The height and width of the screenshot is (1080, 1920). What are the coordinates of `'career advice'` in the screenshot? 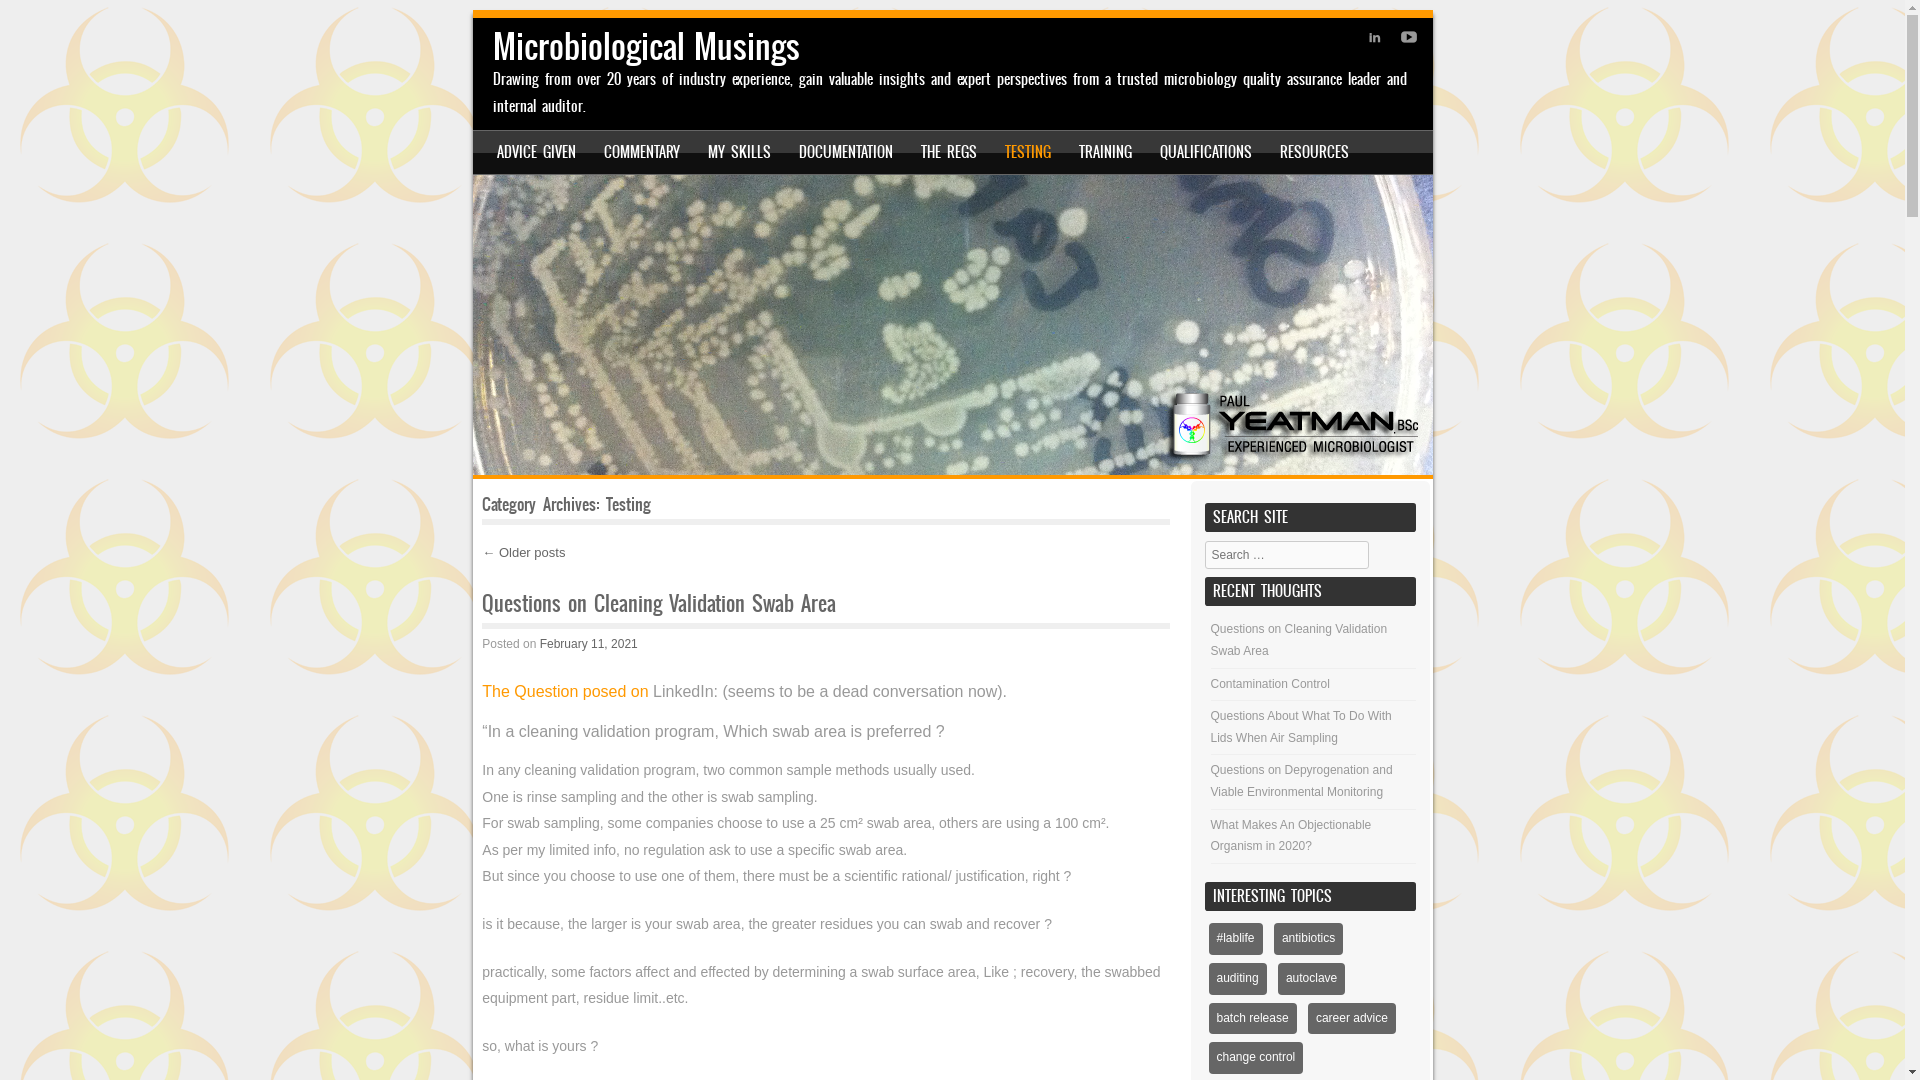 It's located at (1352, 1018).